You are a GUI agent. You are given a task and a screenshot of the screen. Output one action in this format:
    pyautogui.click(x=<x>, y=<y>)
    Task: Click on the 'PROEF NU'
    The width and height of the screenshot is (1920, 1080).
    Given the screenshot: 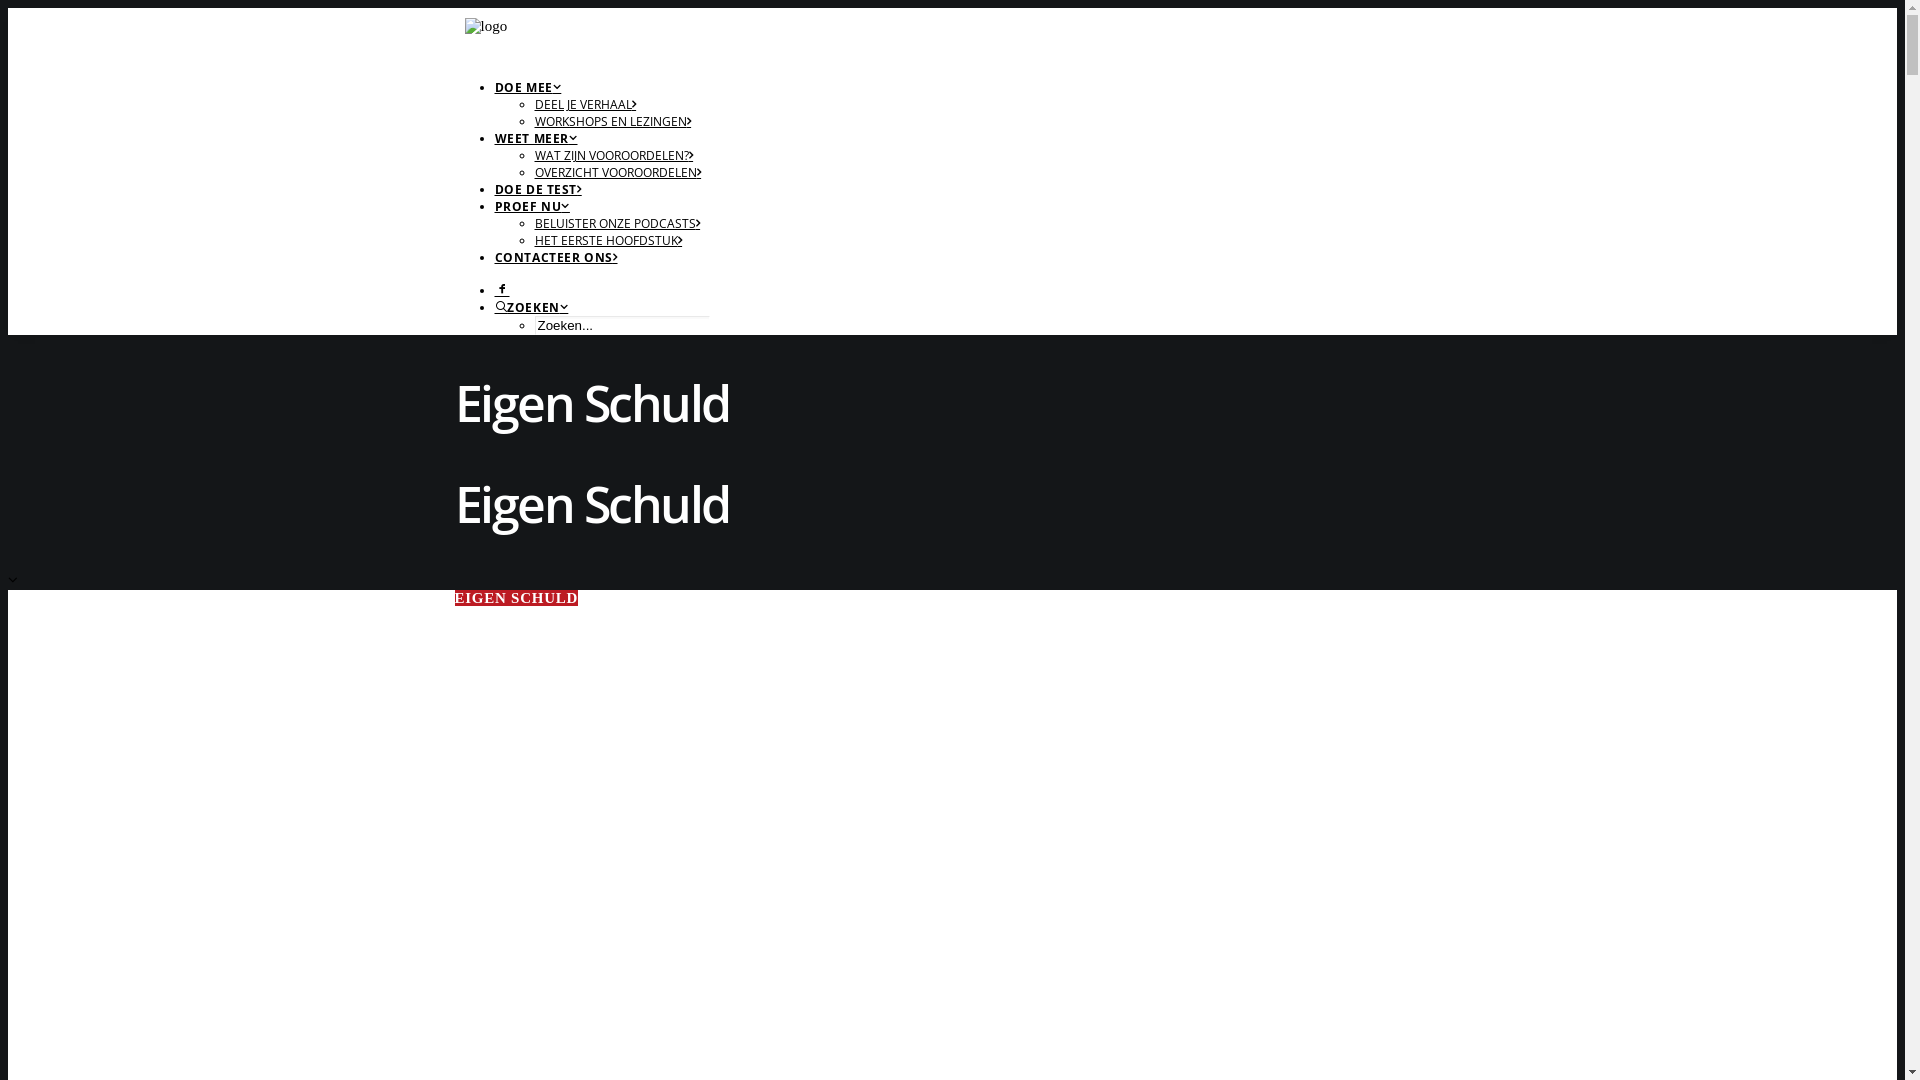 What is the action you would take?
    pyautogui.click(x=494, y=206)
    